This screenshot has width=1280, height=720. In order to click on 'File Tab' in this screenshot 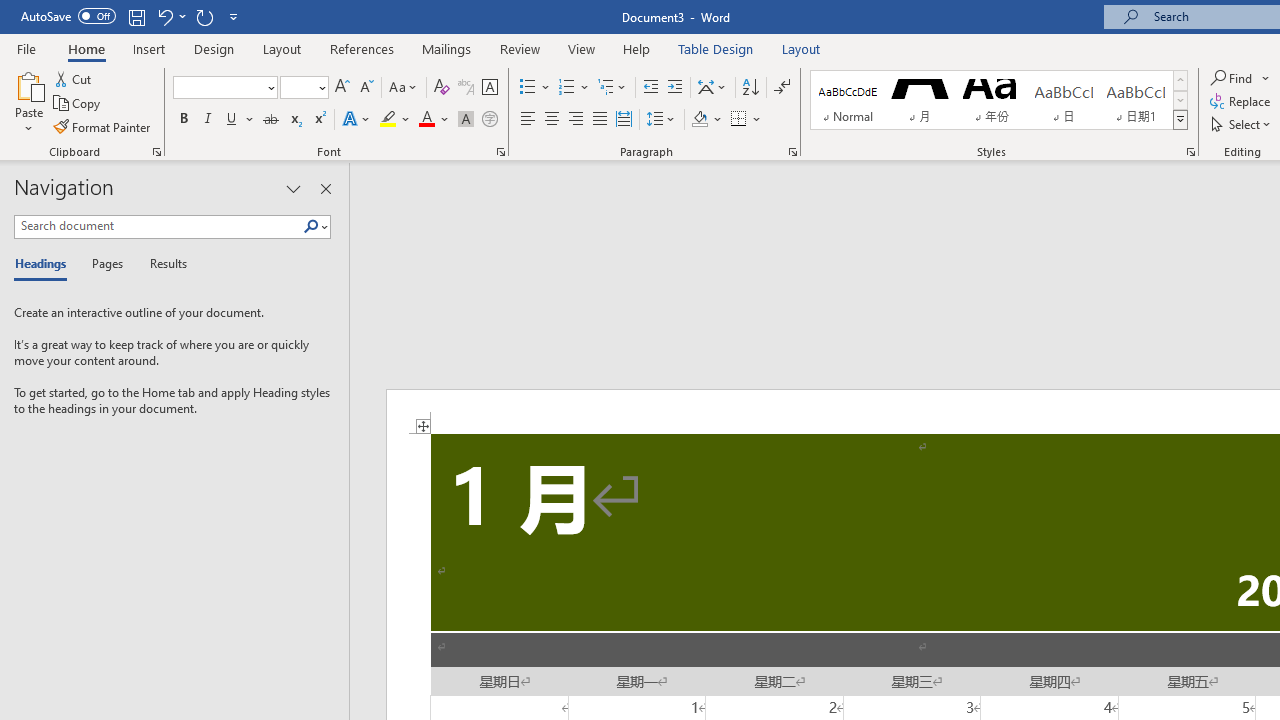, I will do `click(26, 47)`.